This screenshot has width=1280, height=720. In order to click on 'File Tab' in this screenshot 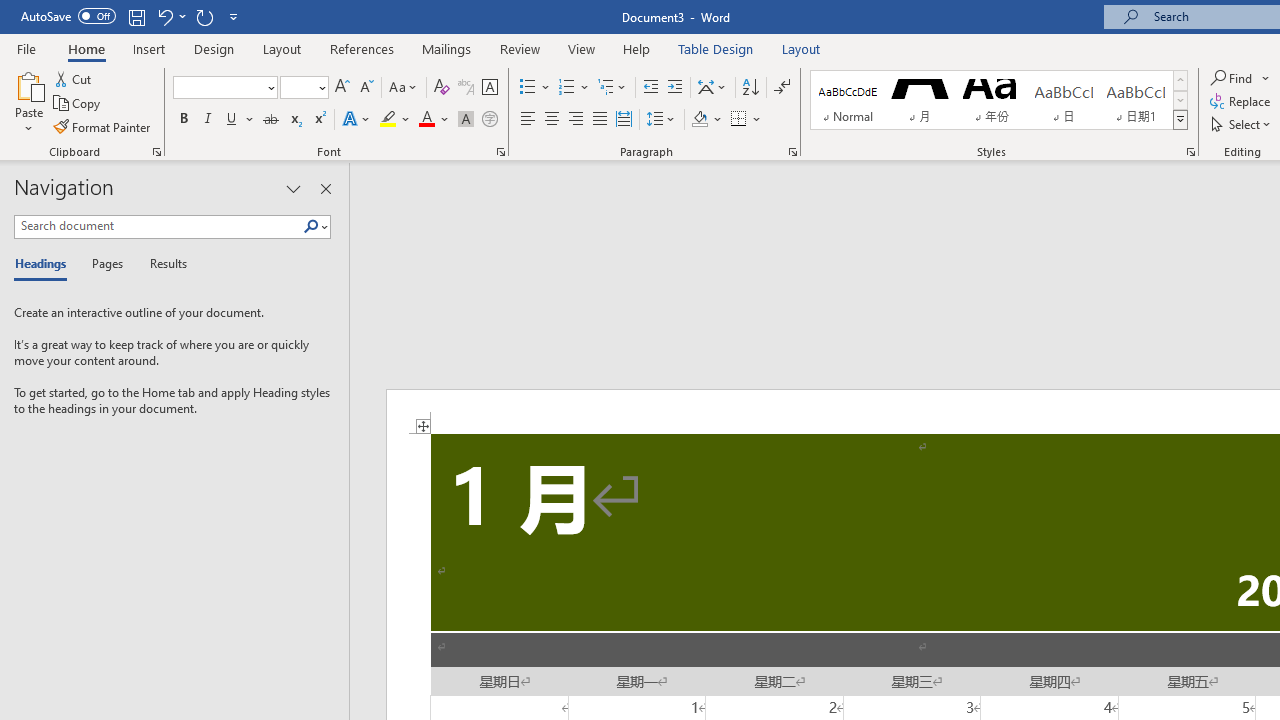, I will do `click(26, 47)`.